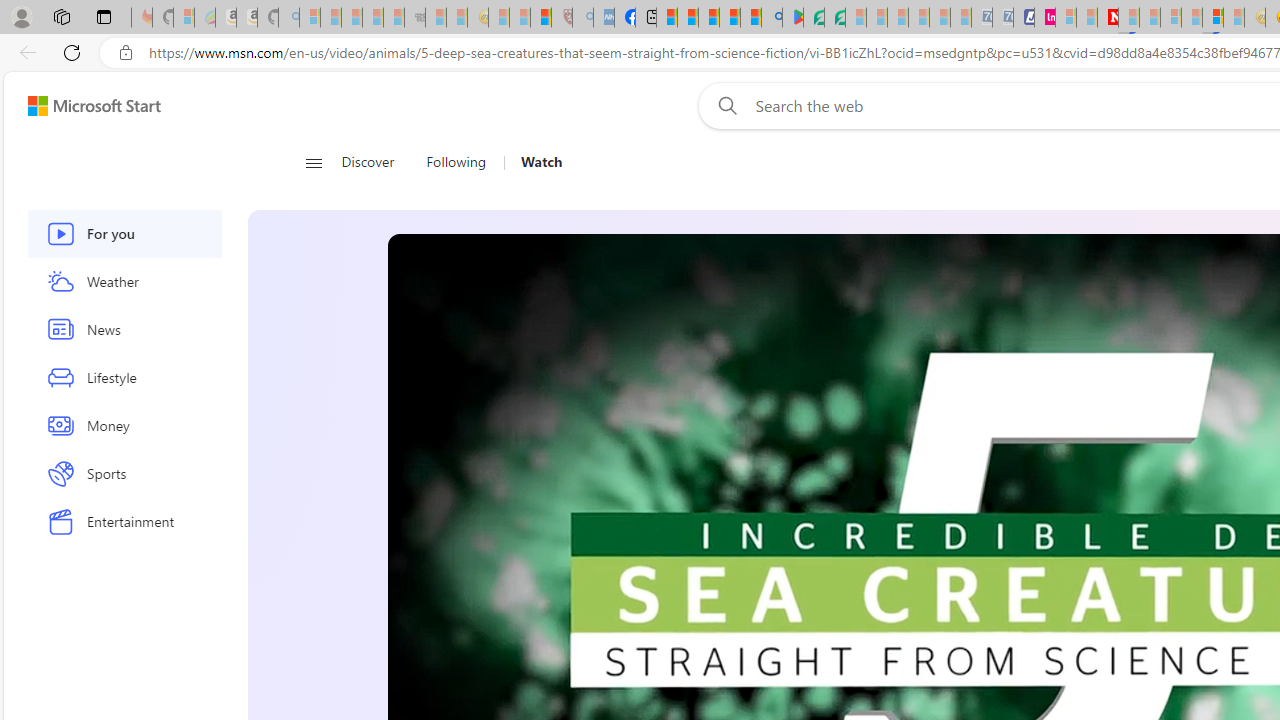 The width and height of the screenshot is (1280, 720). What do you see at coordinates (394, 17) in the screenshot?
I see `'New Report Confirms 2023 Was Record Hot | Watch - Sleeping'` at bounding box center [394, 17].